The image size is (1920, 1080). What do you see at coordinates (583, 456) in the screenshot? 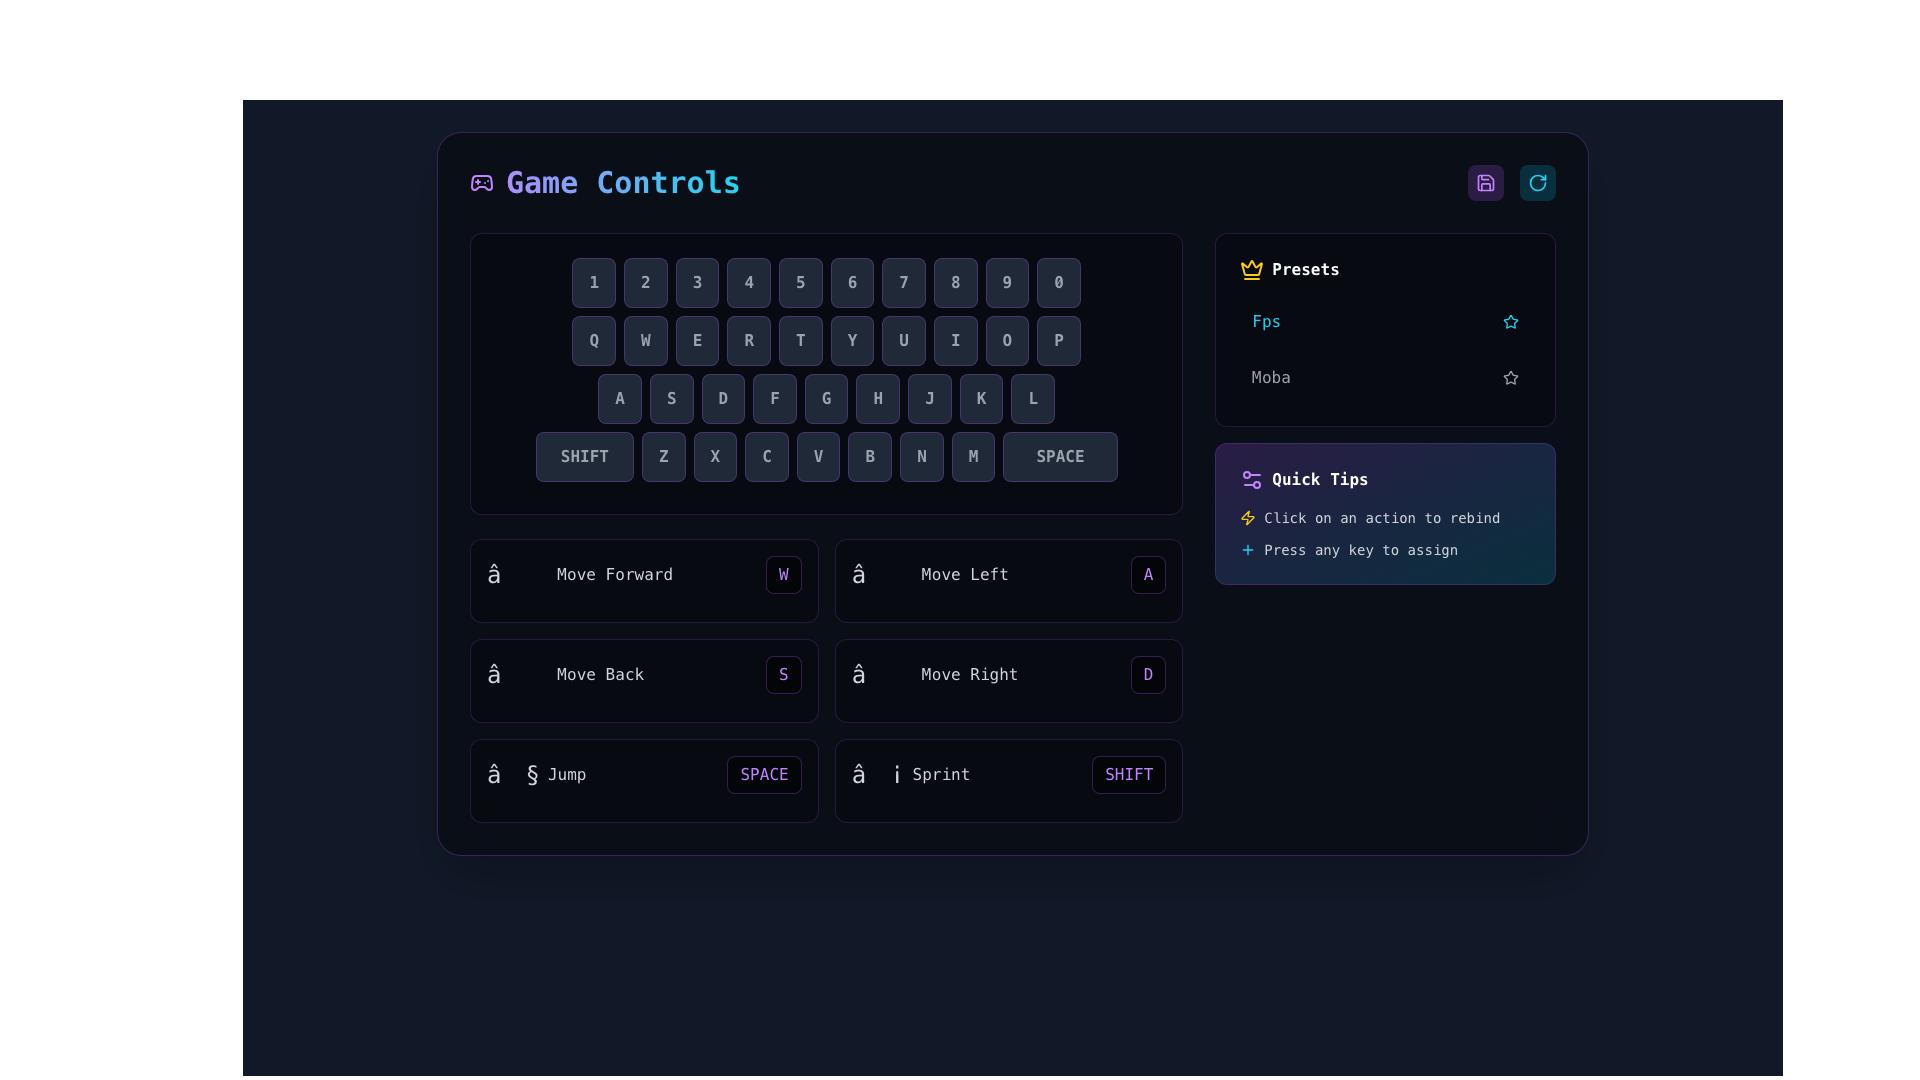
I see `the Shift key button on the virtual keyboard located at the leftmost position of the bottom row, which is used for enabling upper-case letters or alternative characters` at bounding box center [583, 456].